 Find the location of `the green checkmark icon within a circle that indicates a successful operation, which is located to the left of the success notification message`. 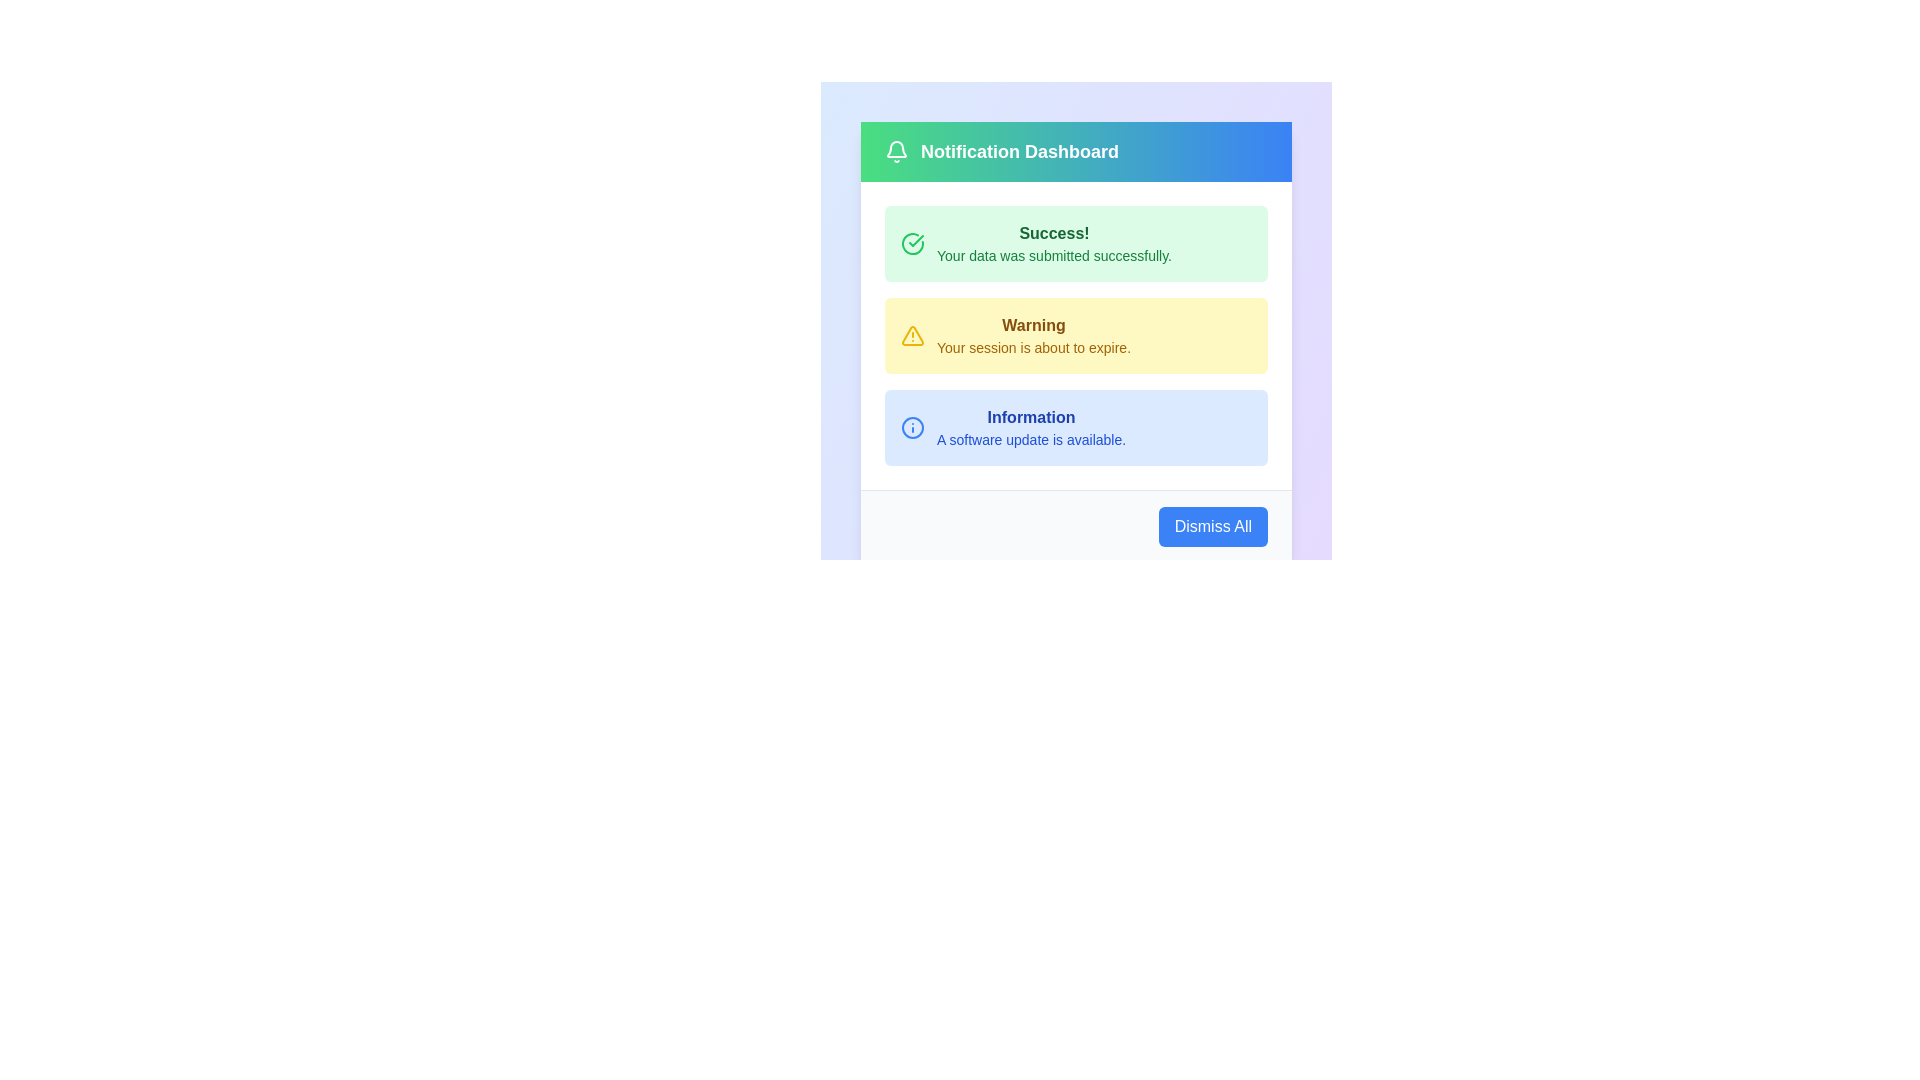

the green checkmark icon within a circle that indicates a successful operation, which is located to the left of the success notification message is located at coordinates (911, 242).